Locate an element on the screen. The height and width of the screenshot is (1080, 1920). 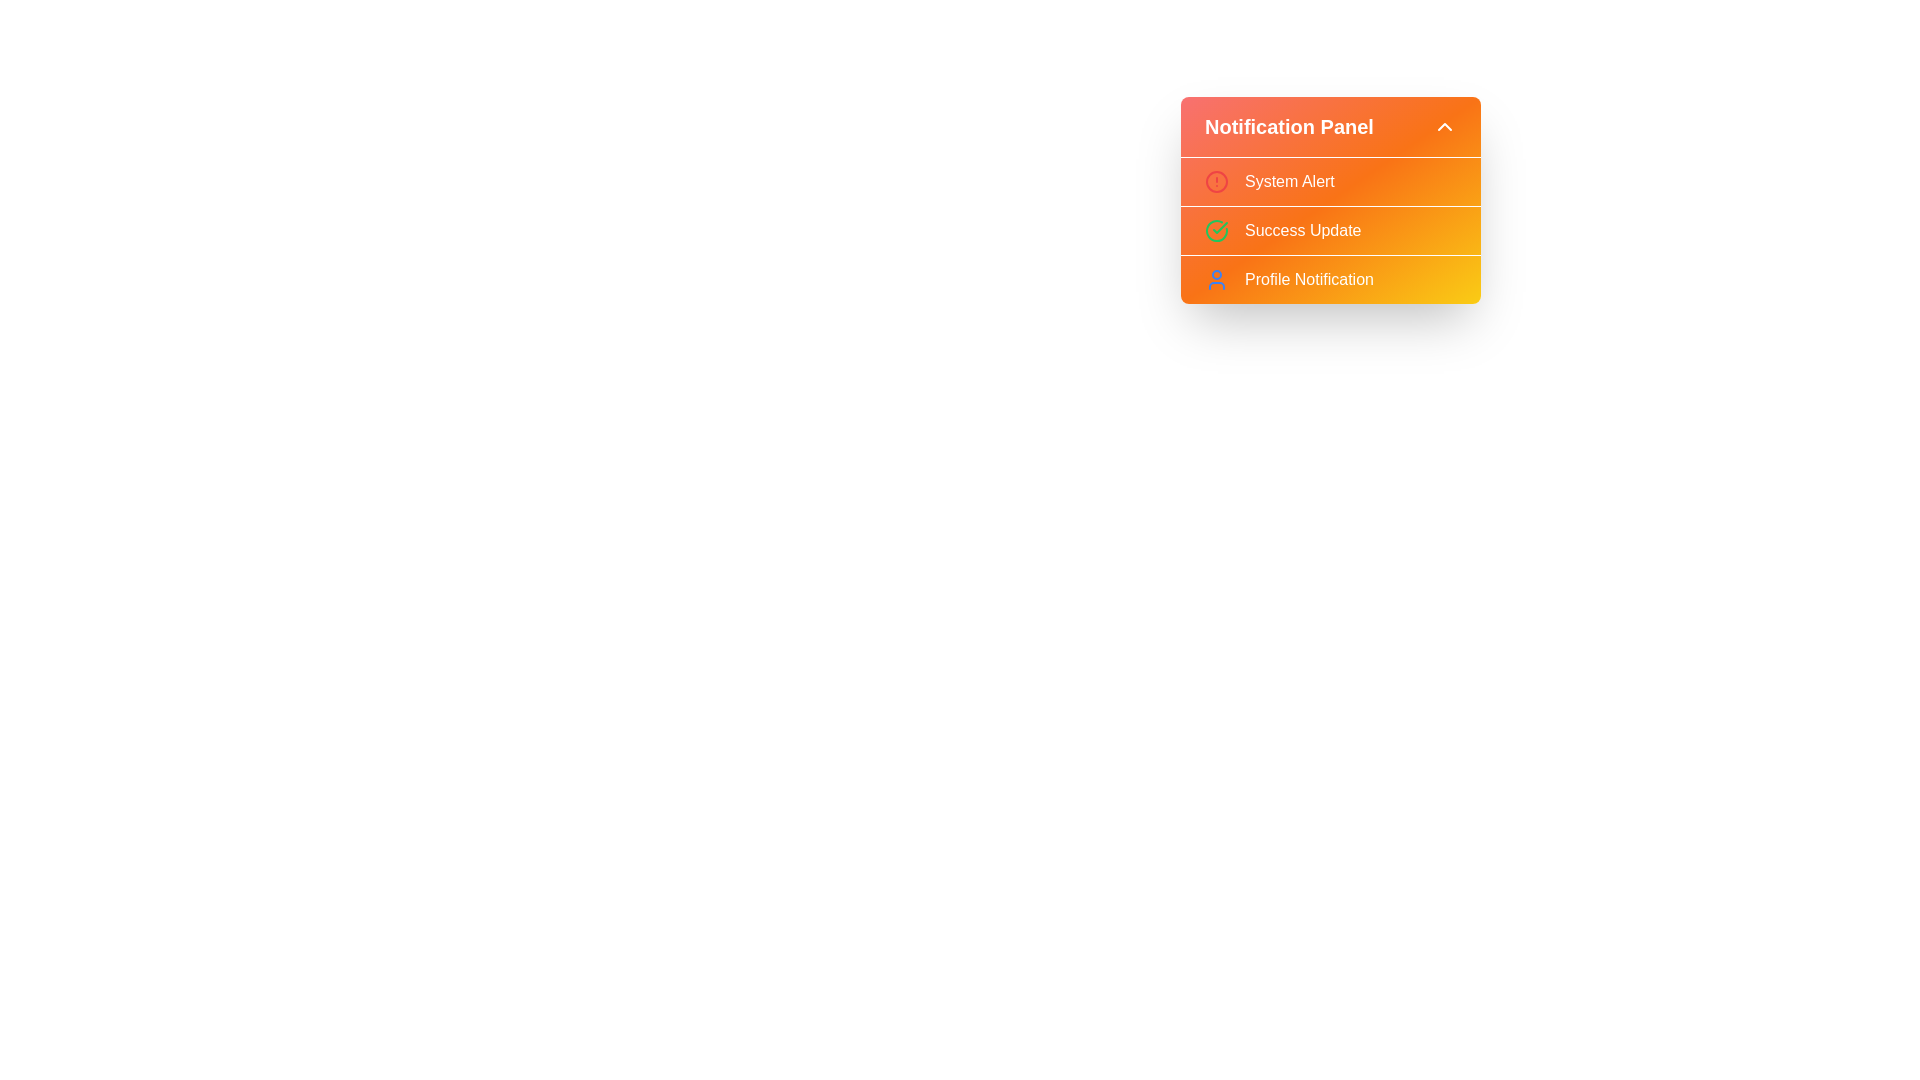
the notification item Success Update to trigger the visual feedback is located at coordinates (1330, 229).